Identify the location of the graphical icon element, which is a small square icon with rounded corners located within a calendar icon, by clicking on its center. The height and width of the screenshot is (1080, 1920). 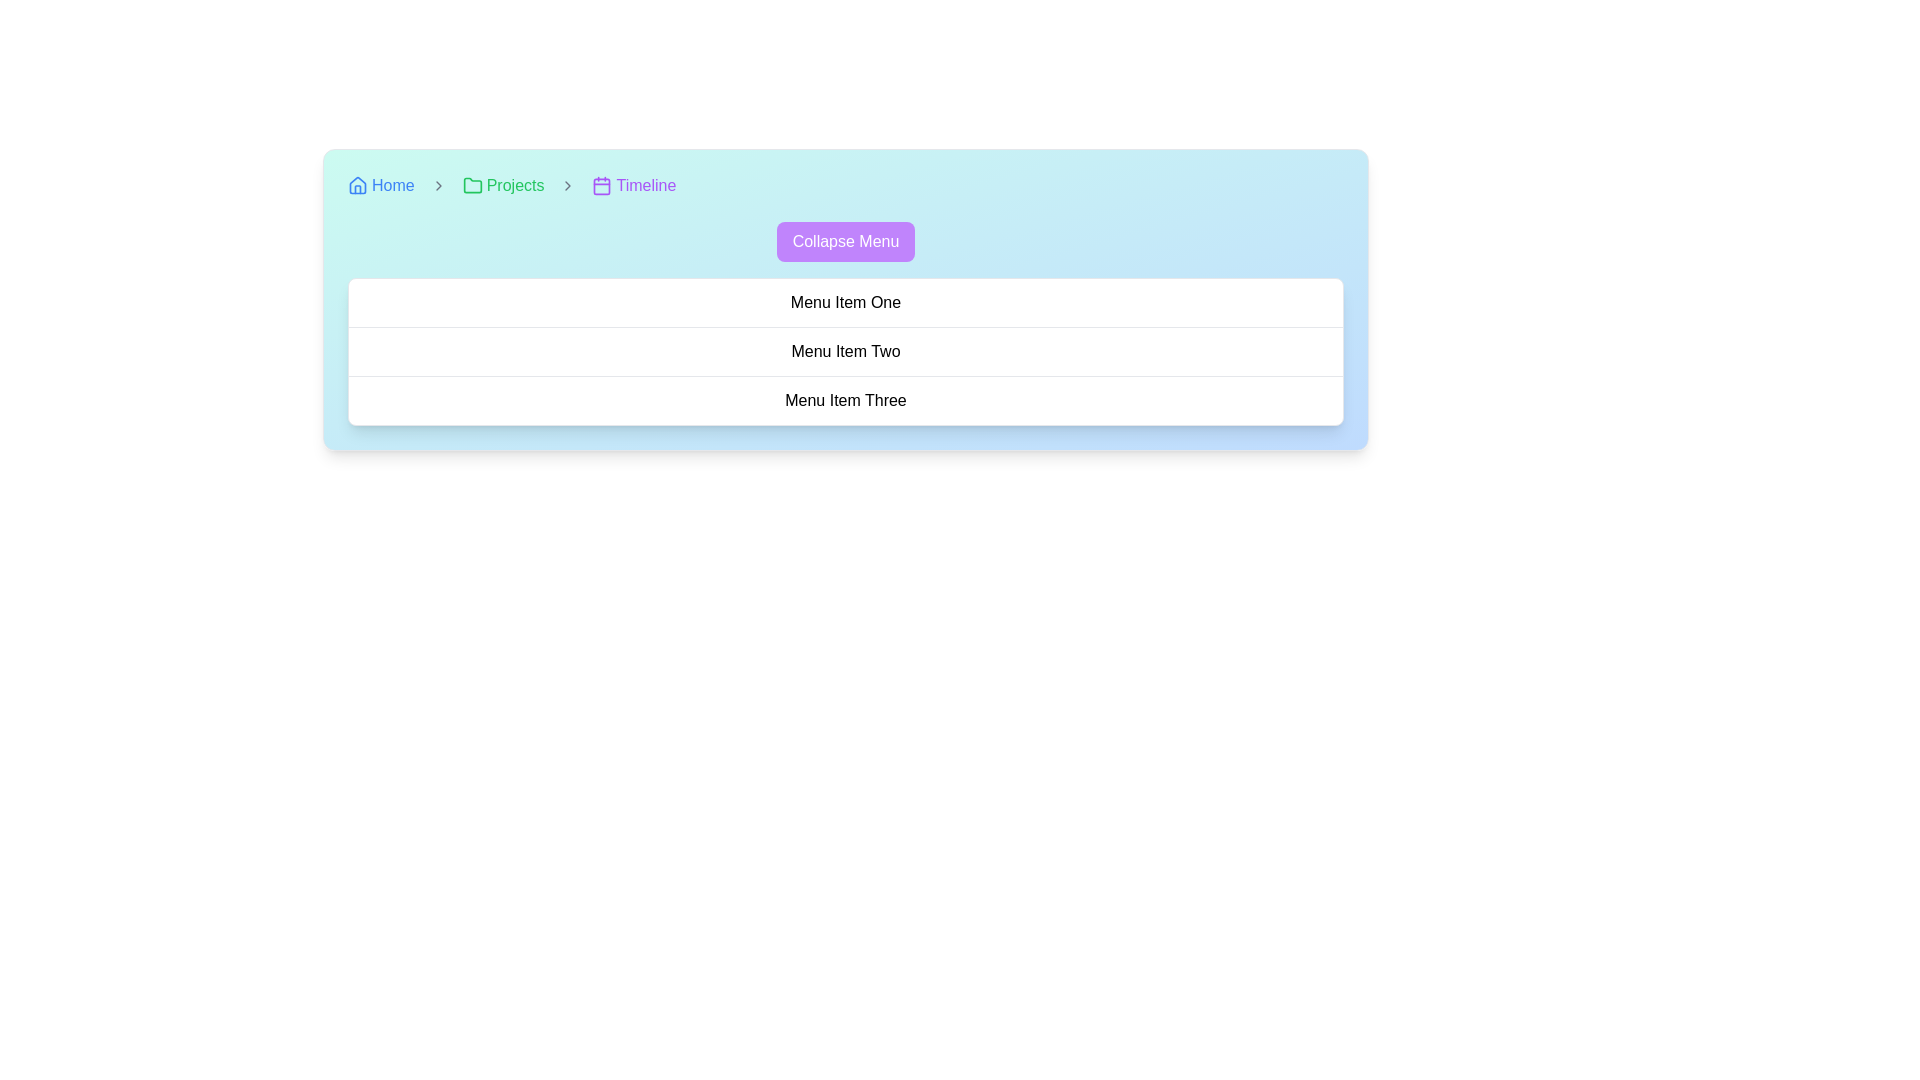
(601, 186).